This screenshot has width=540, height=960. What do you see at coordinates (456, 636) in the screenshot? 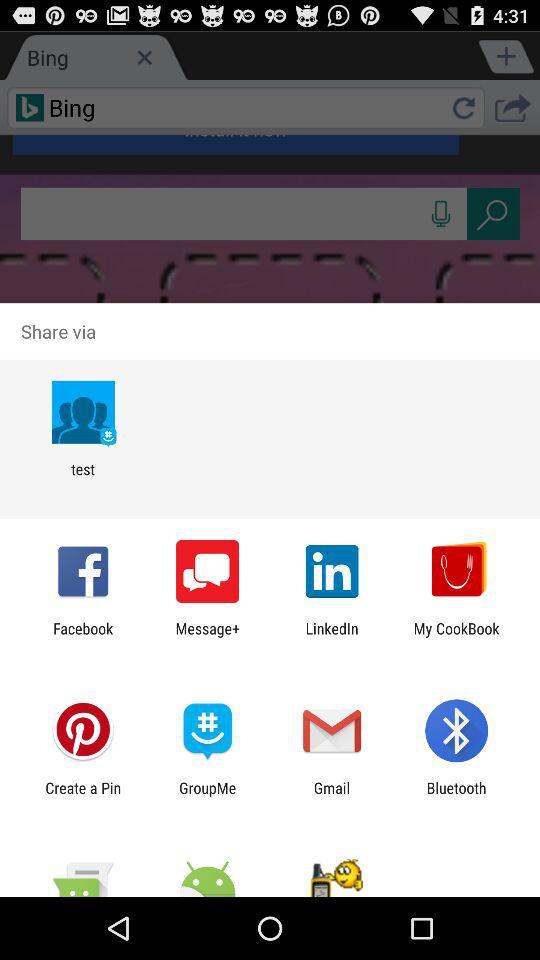
I see `item to the right of linkedin icon` at bounding box center [456, 636].